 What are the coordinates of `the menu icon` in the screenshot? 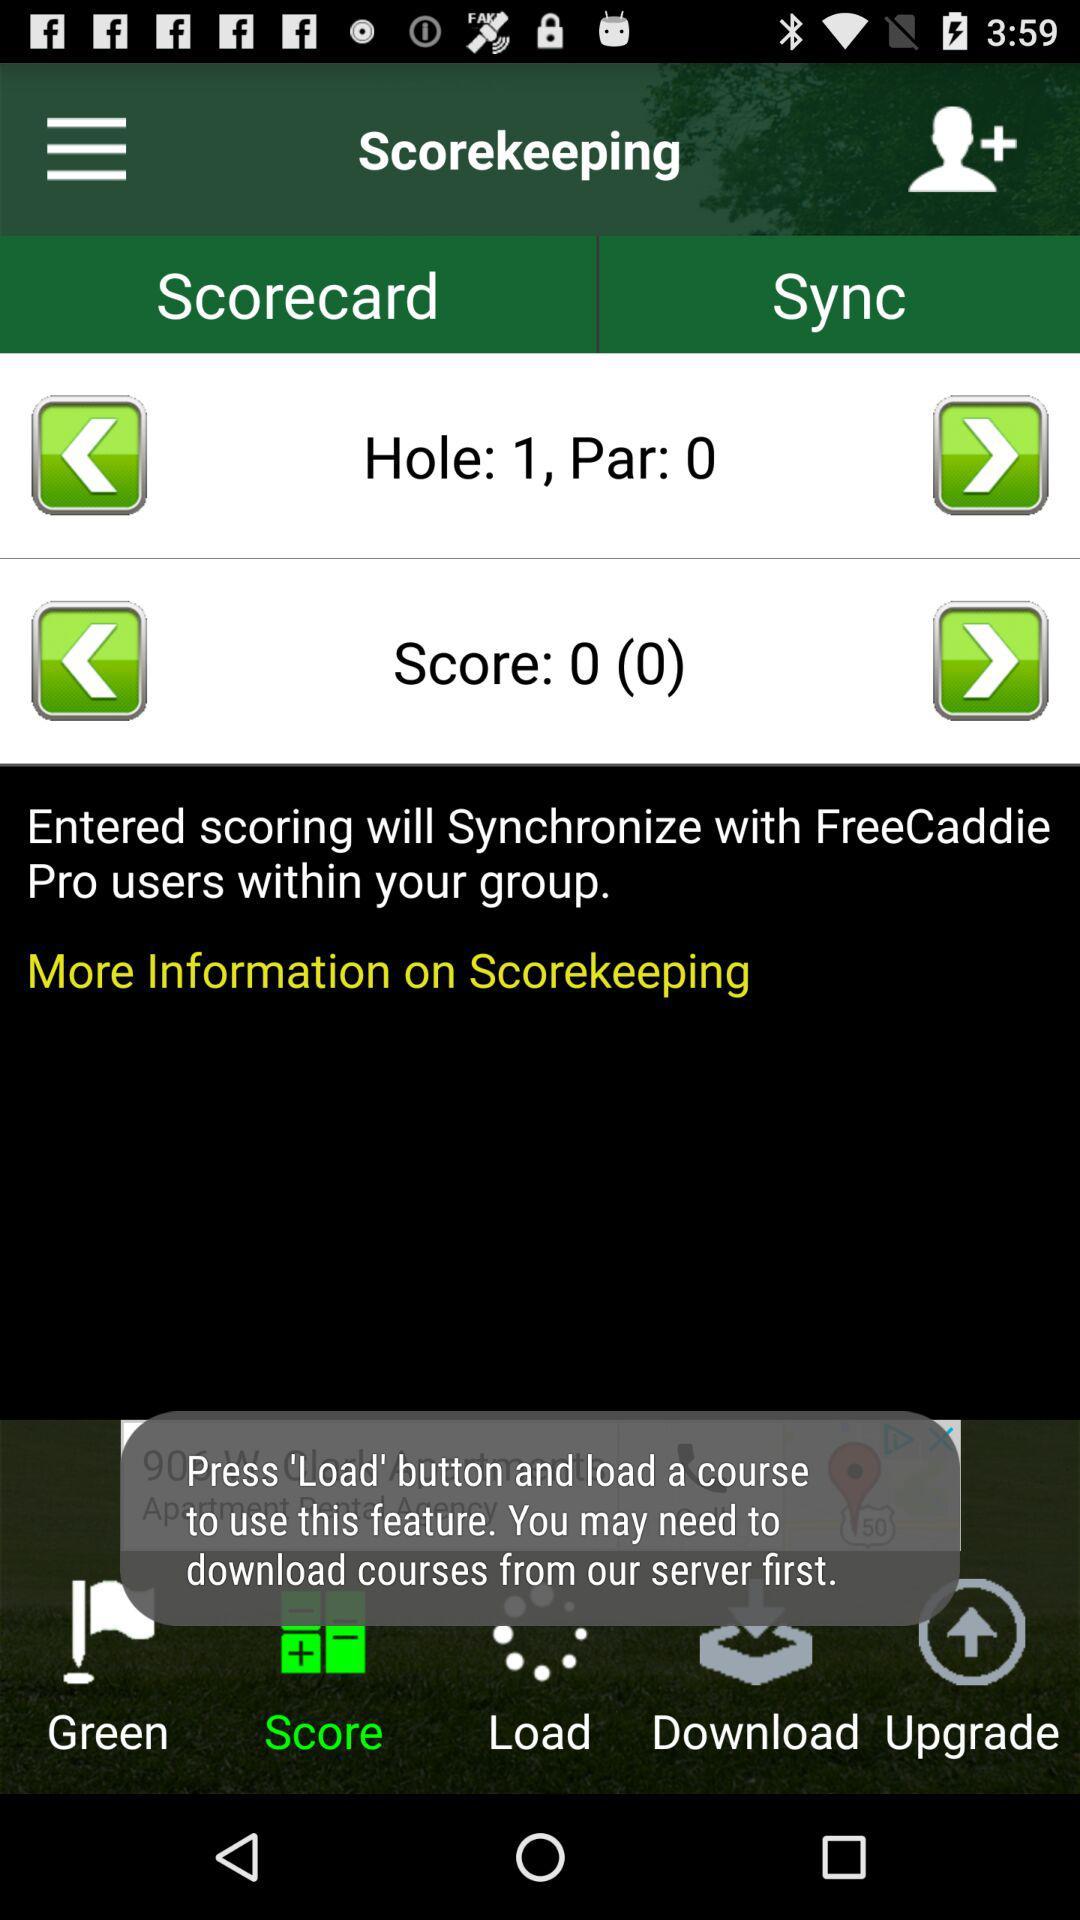 It's located at (77, 158).